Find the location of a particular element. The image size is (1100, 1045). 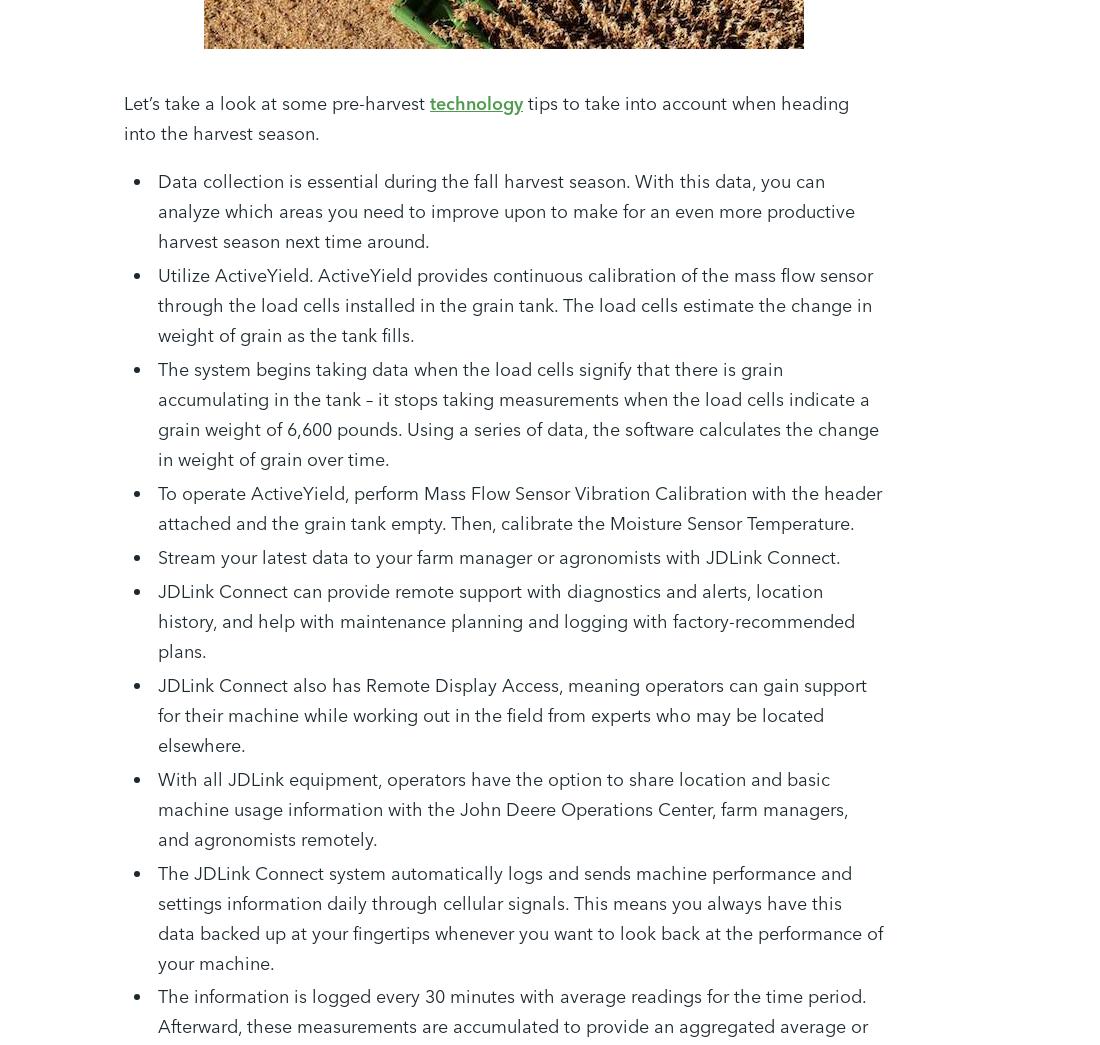

'Let’s take a look at some pre-harvest' is located at coordinates (275, 102).